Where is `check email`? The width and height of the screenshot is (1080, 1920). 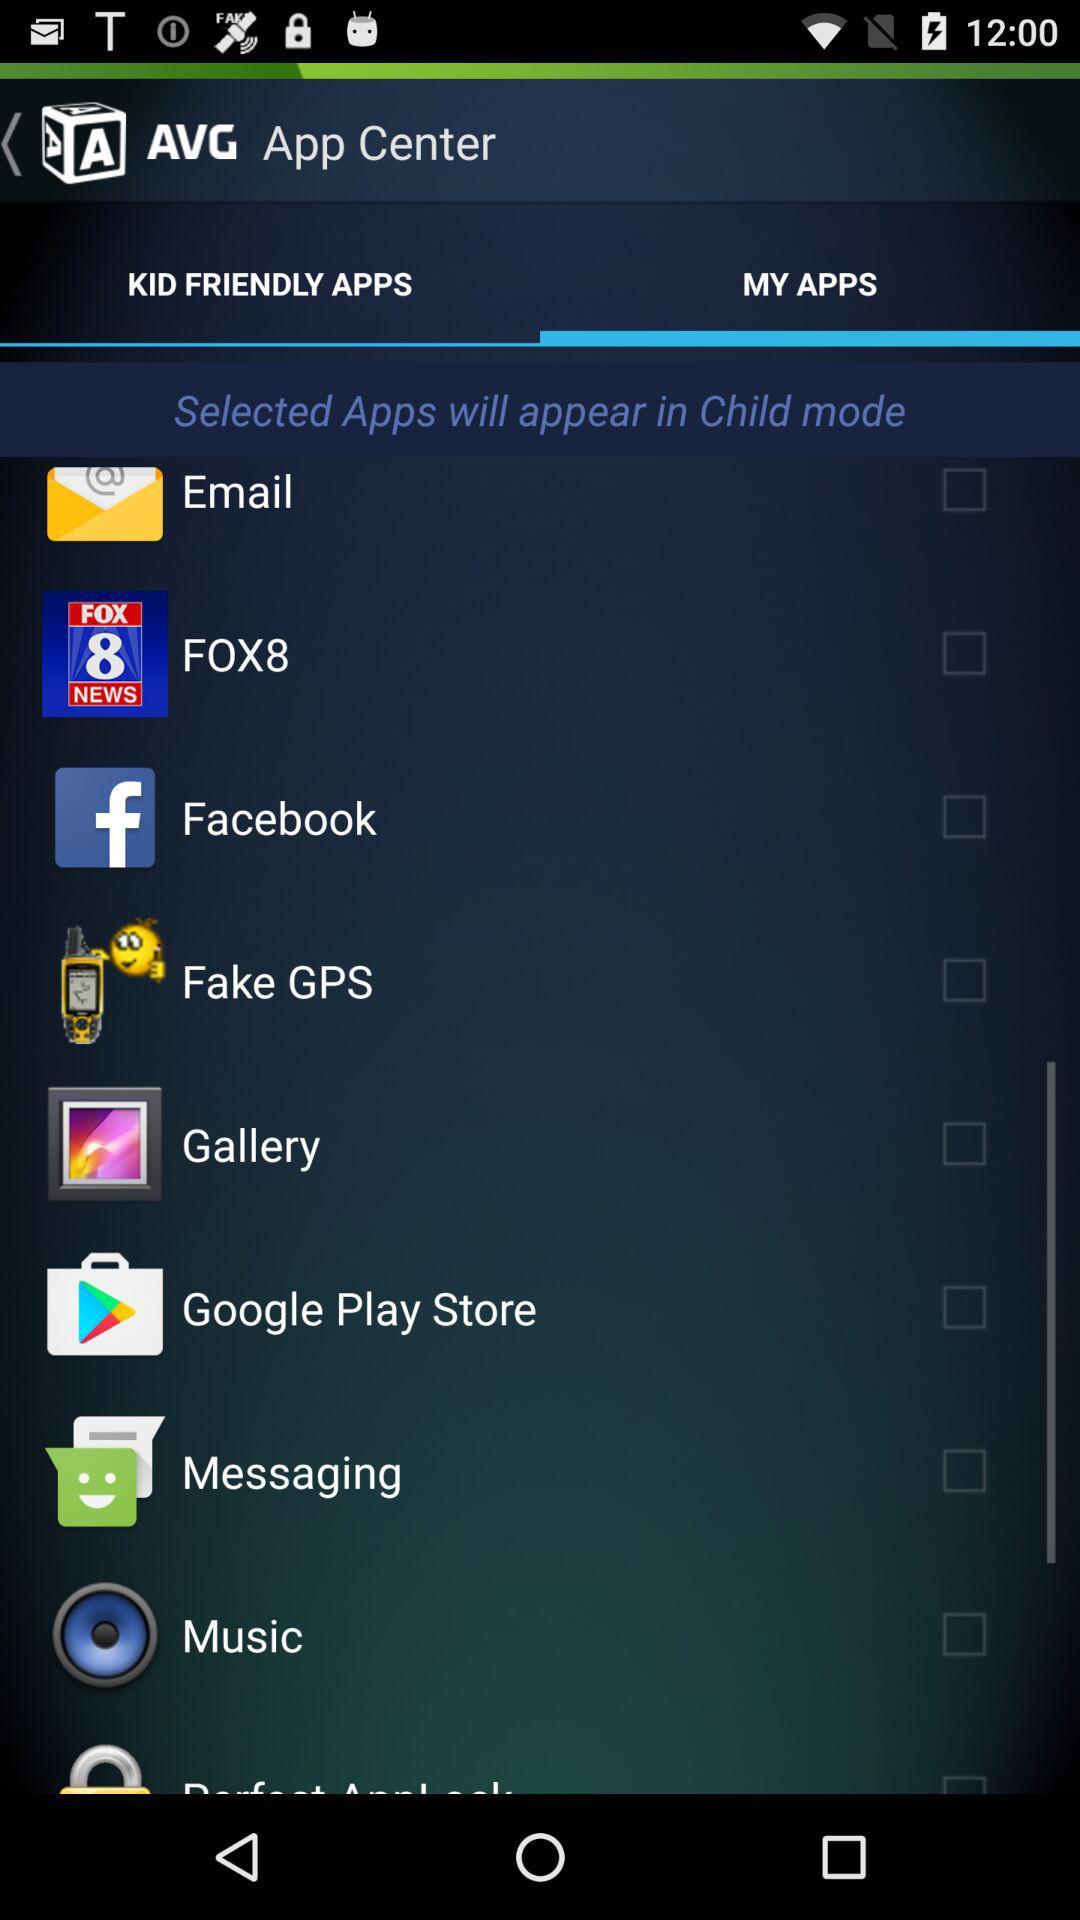 check email is located at coordinates (104, 505).